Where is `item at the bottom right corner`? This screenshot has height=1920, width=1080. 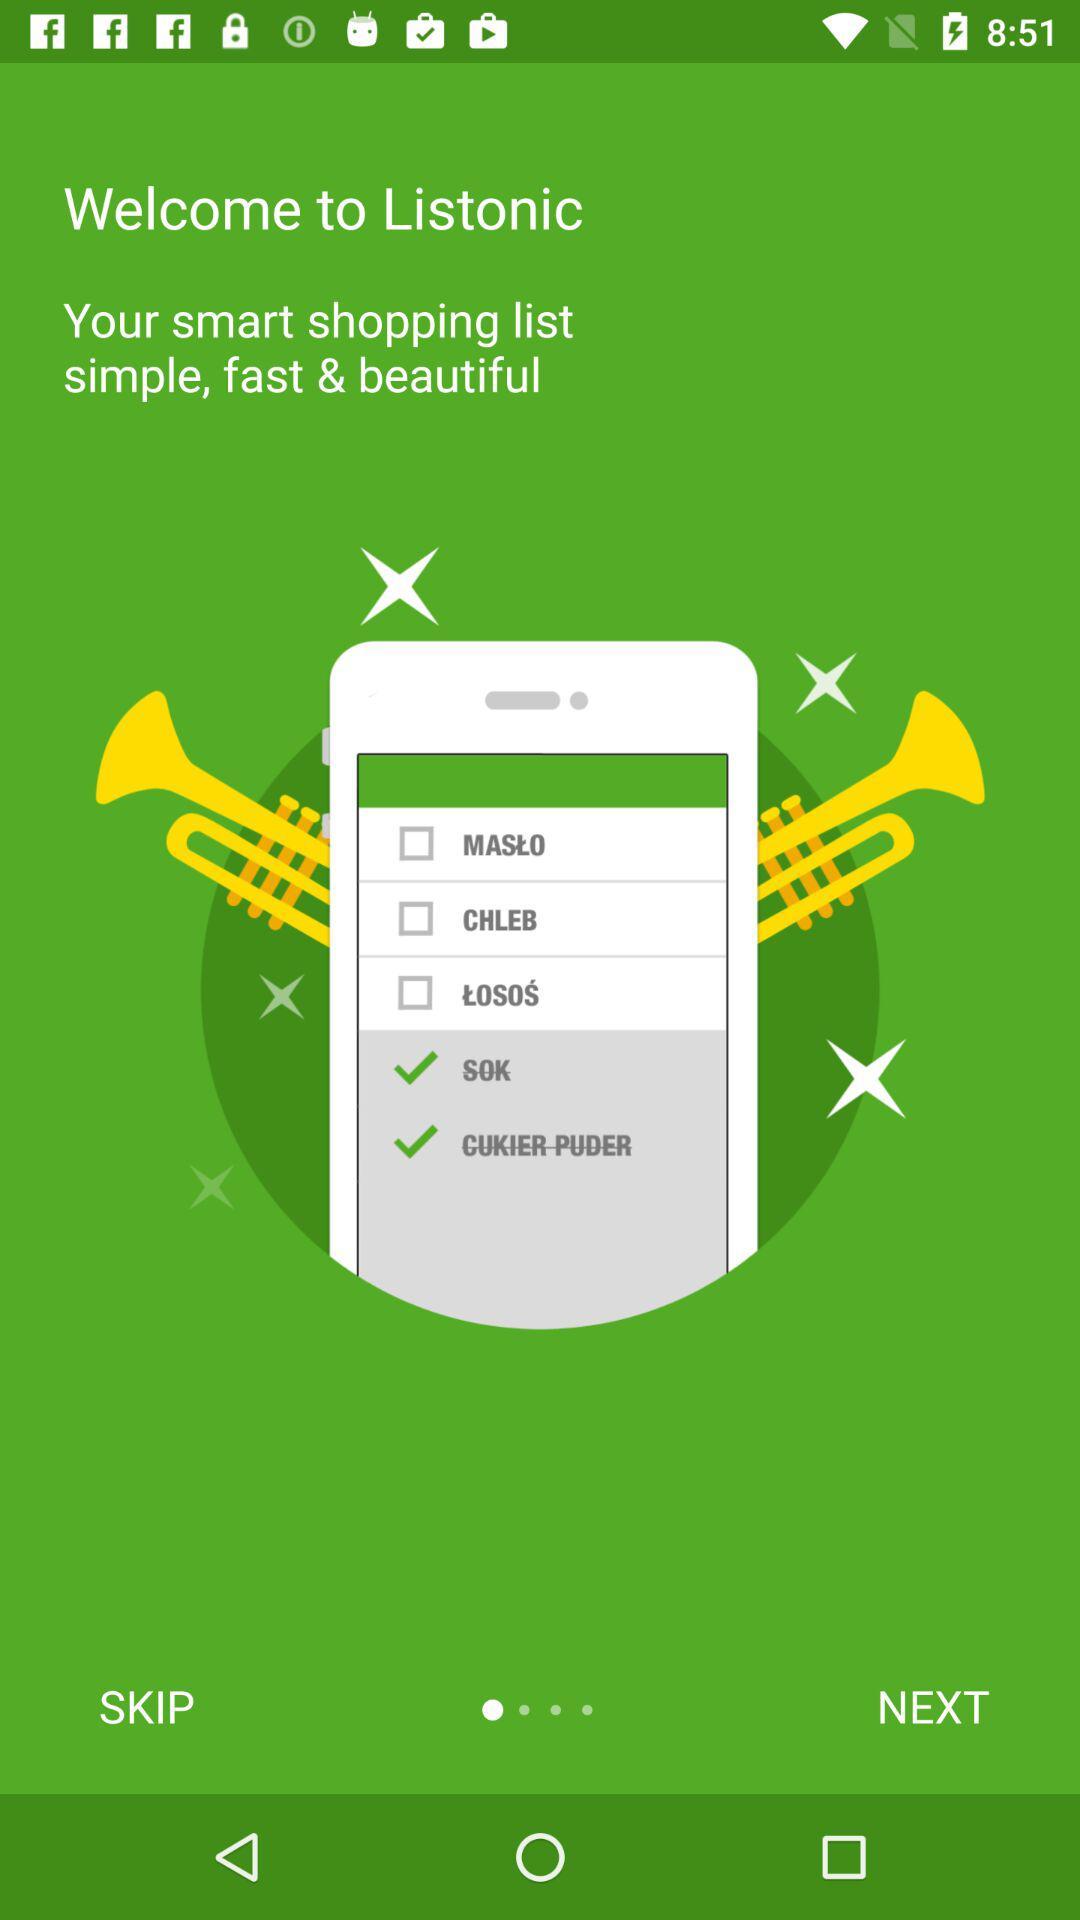
item at the bottom right corner is located at coordinates (933, 1705).